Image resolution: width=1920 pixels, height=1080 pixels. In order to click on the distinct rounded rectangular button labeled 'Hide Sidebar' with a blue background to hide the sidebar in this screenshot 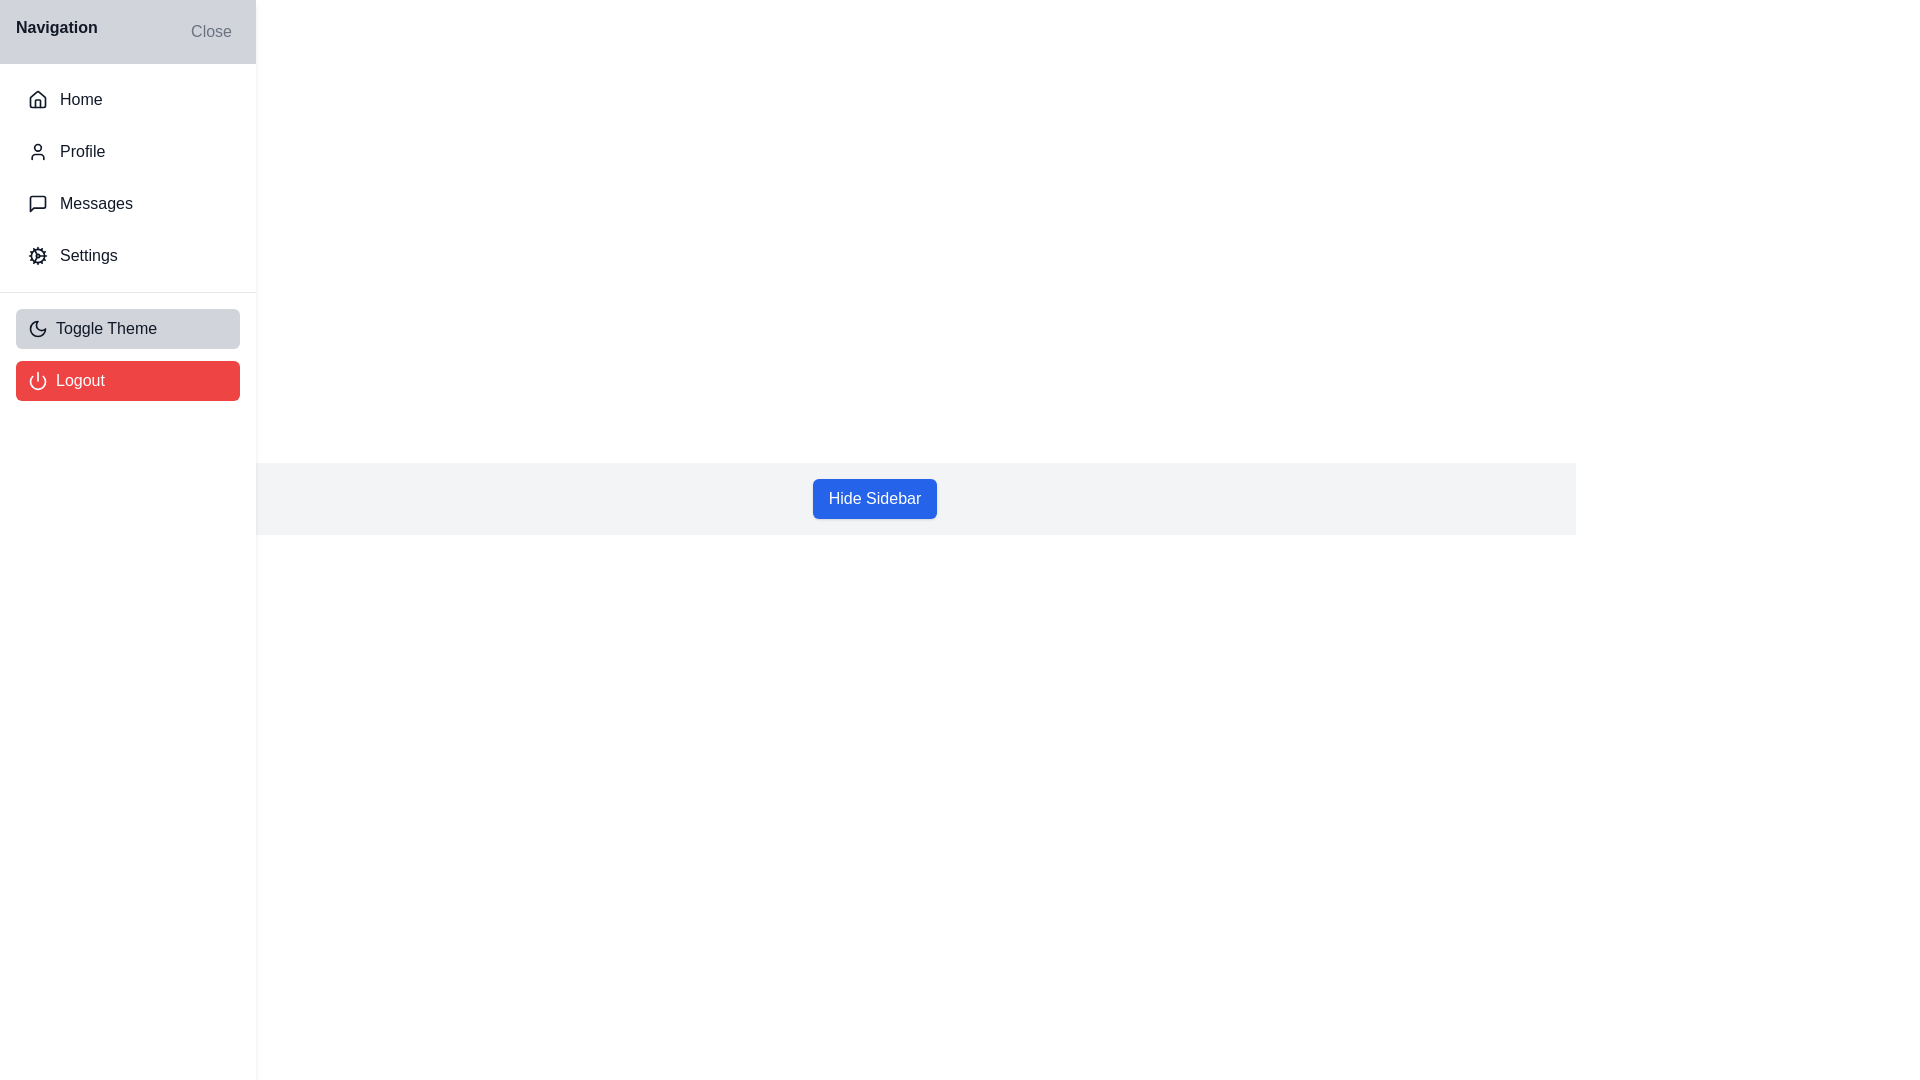, I will do `click(874, 497)`.